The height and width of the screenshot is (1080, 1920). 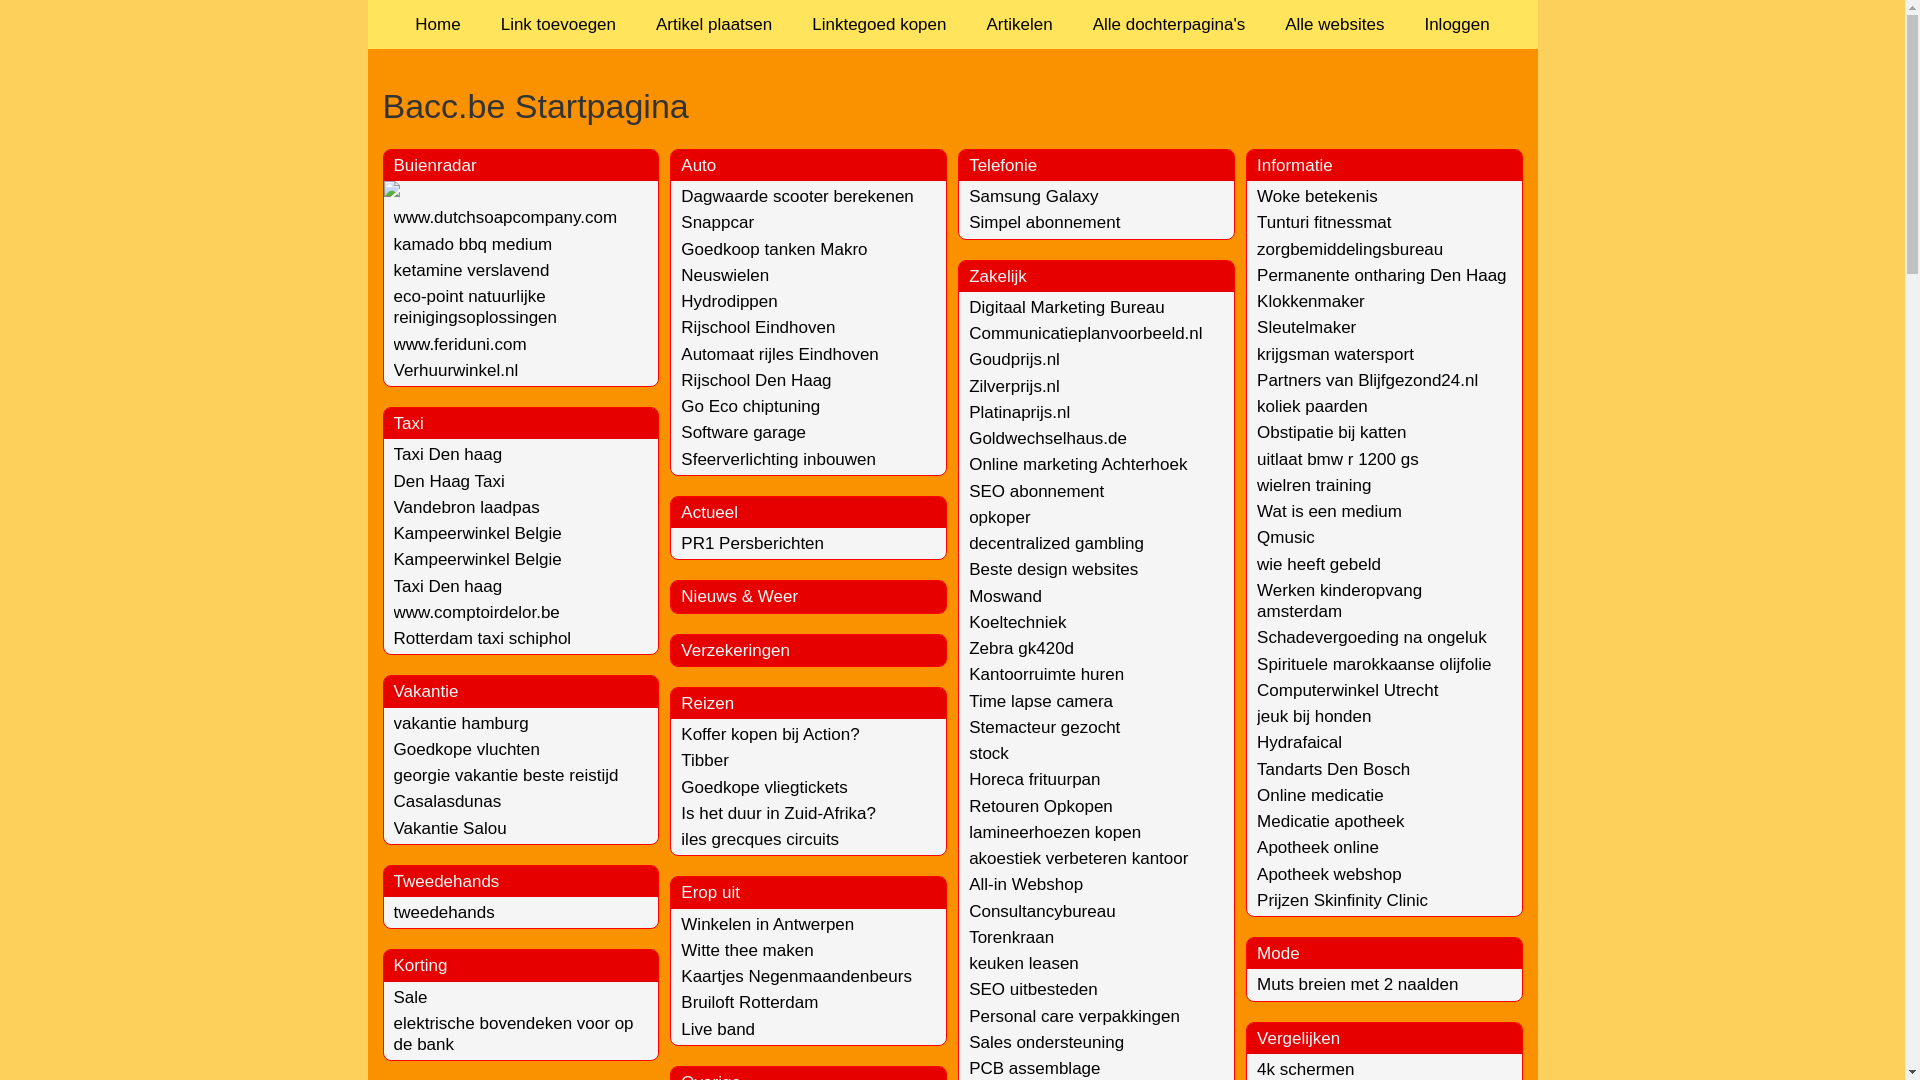 I want to click on 'Alle websites', so click(x=1334, y=24).